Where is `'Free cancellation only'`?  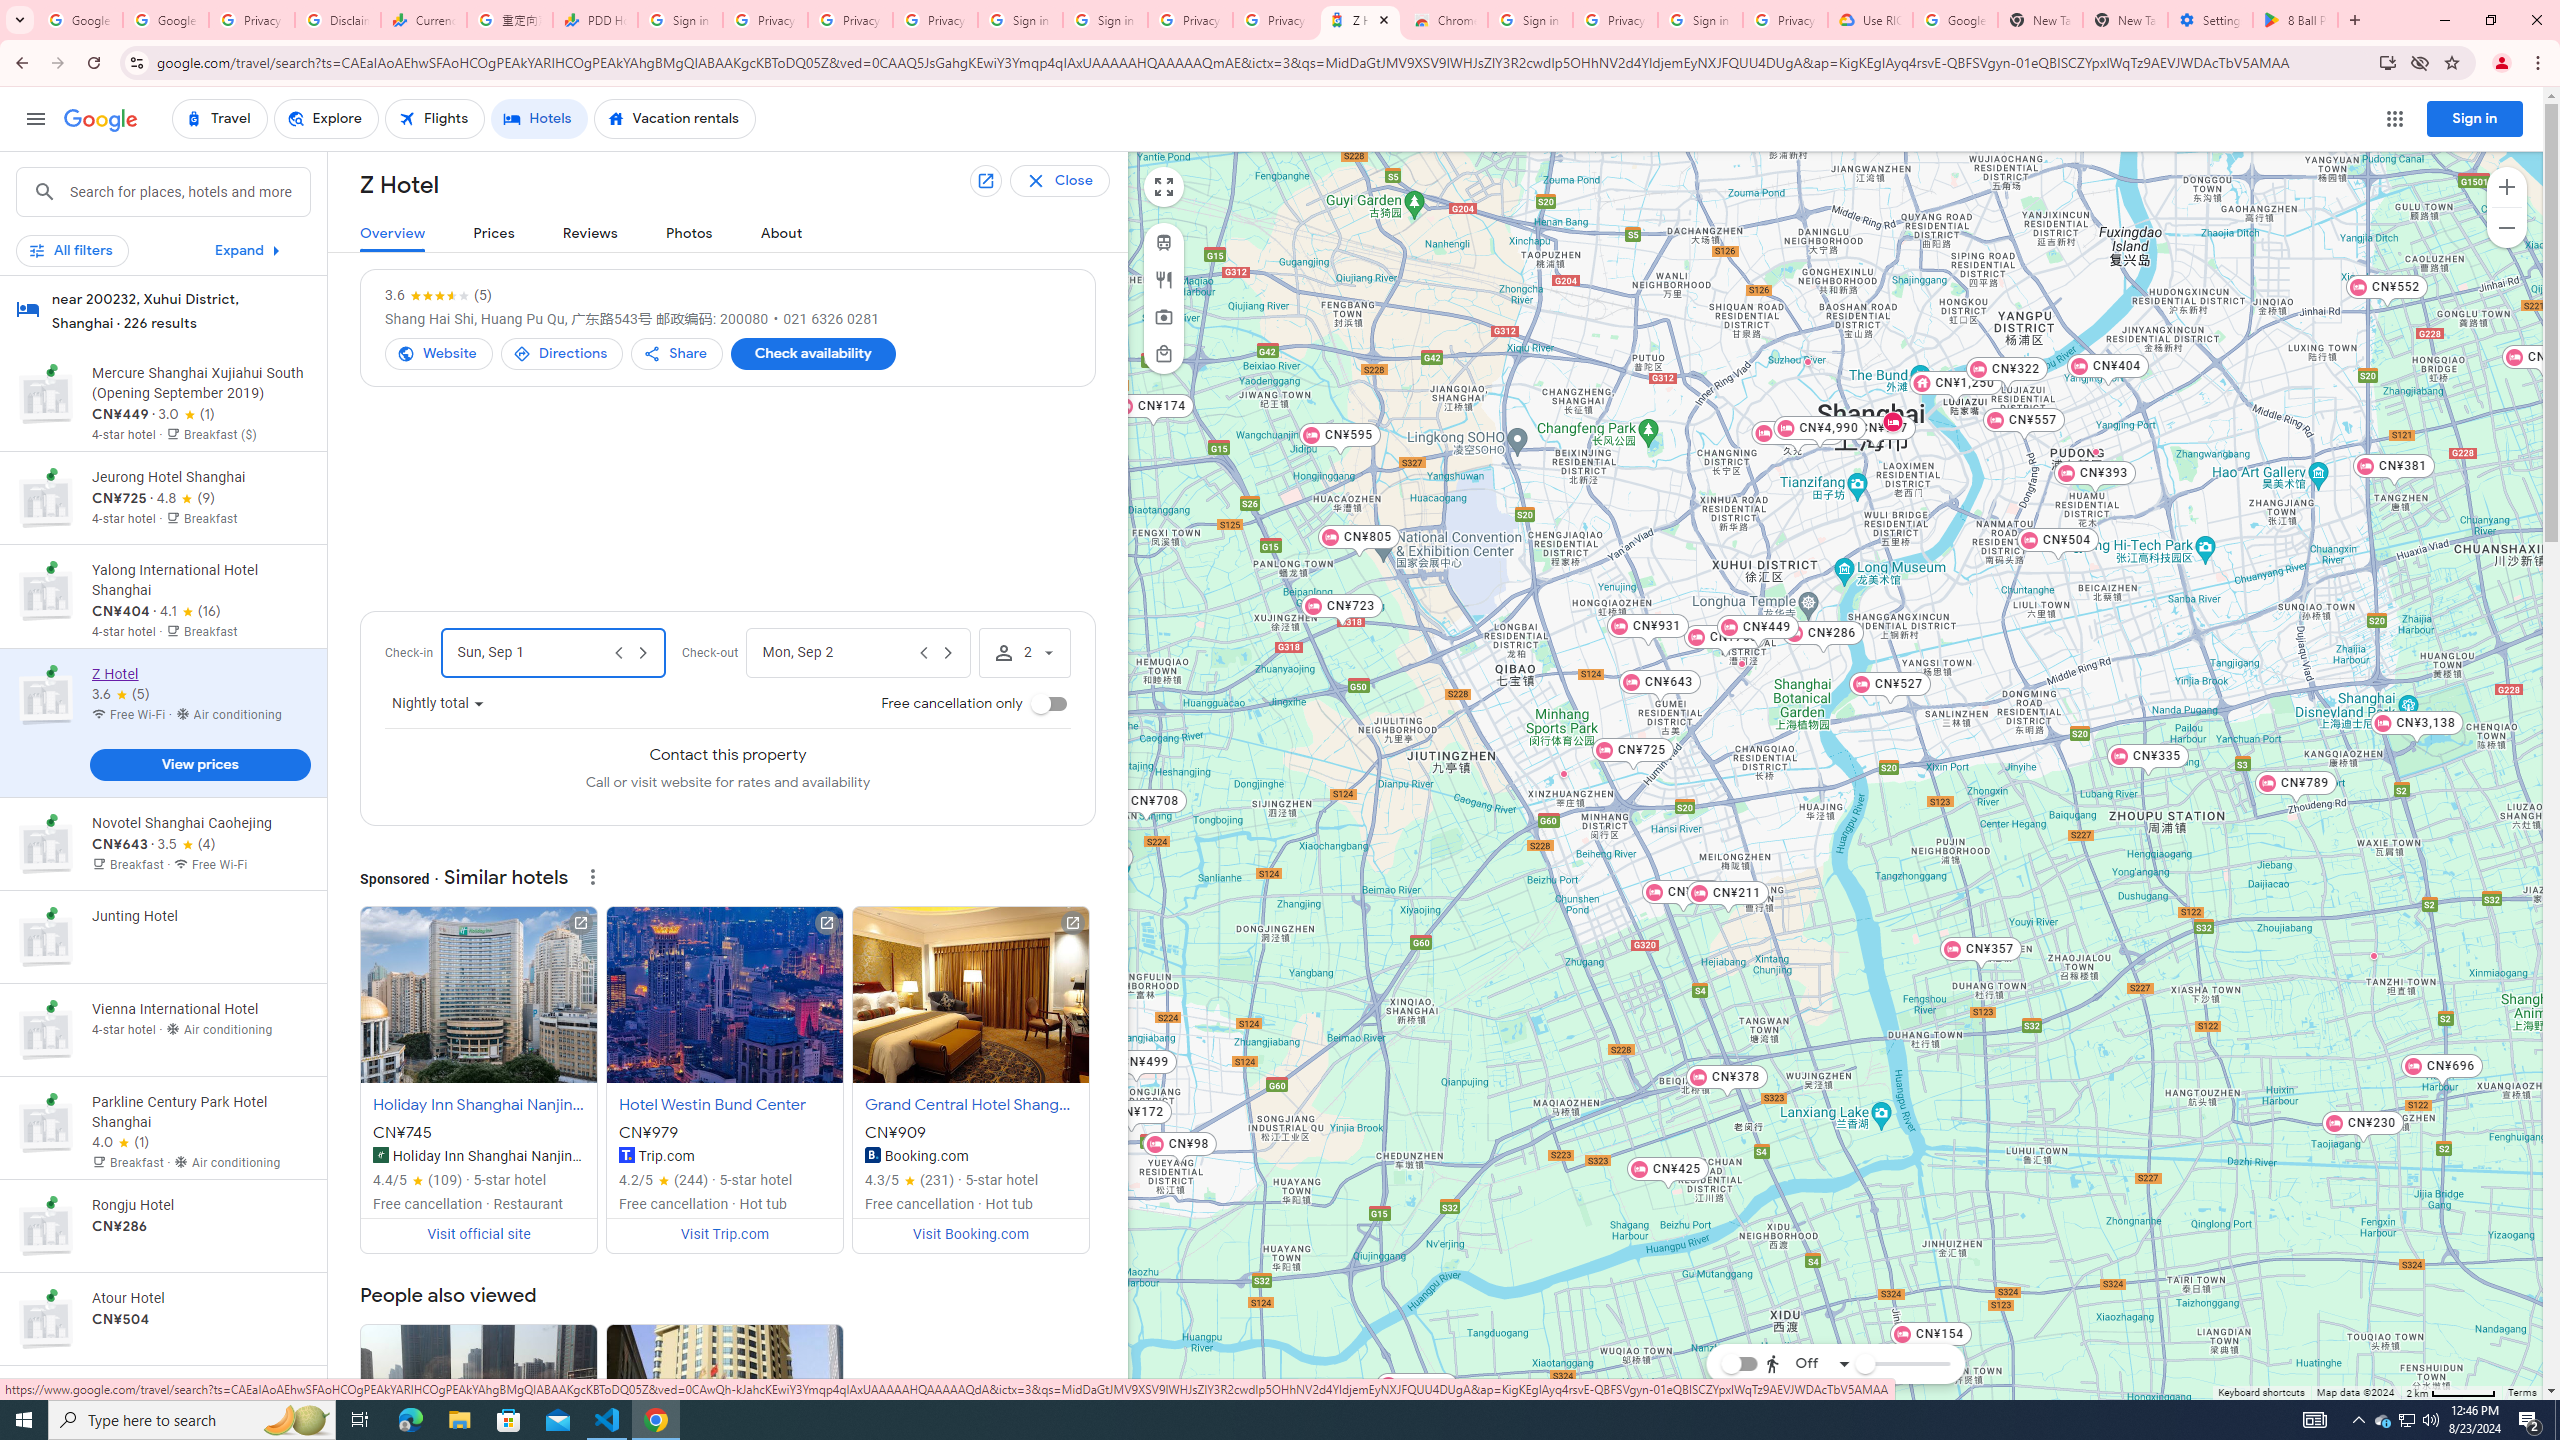 'Free cancellation only' is located at coordinates (1048, 704).